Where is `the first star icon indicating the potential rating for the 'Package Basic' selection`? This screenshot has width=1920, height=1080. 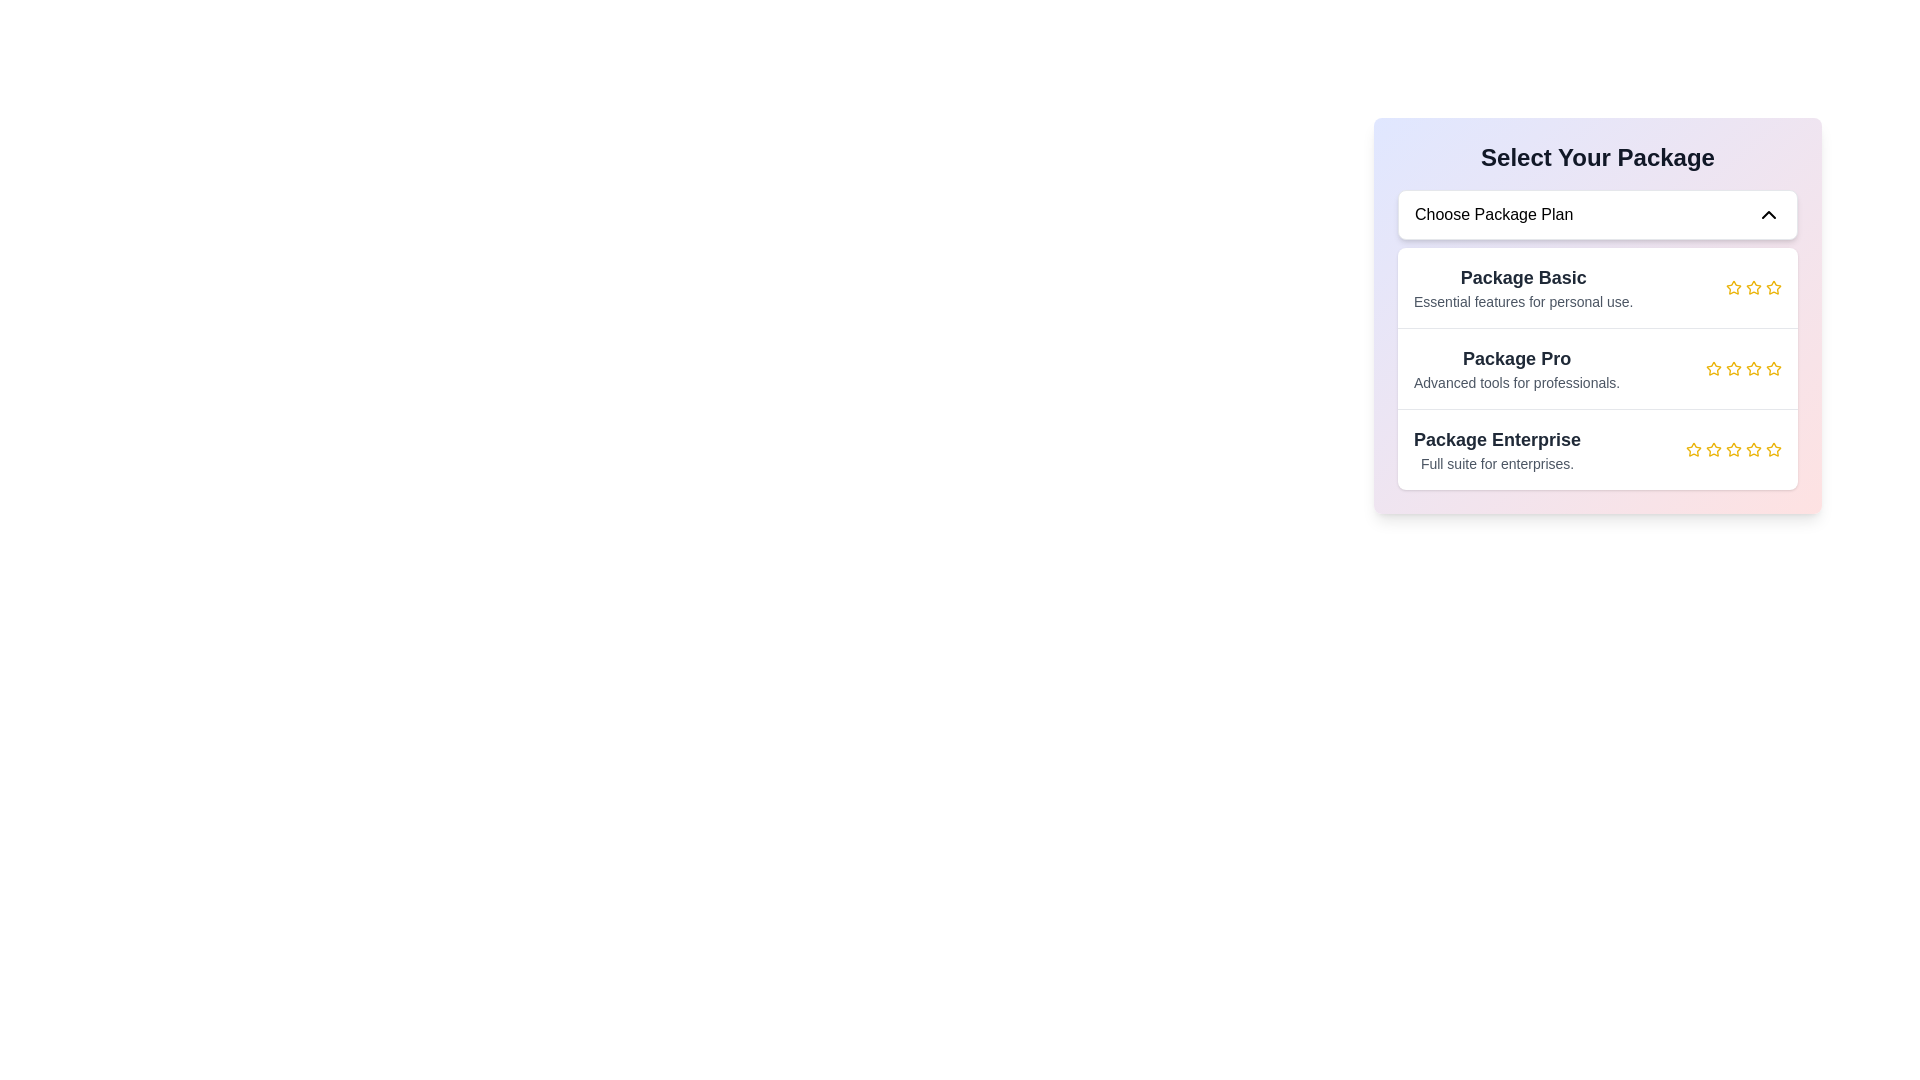 the first star icon indicating the potential rating for the 'Package Basic' selection is located at coordinates (1774, 287).